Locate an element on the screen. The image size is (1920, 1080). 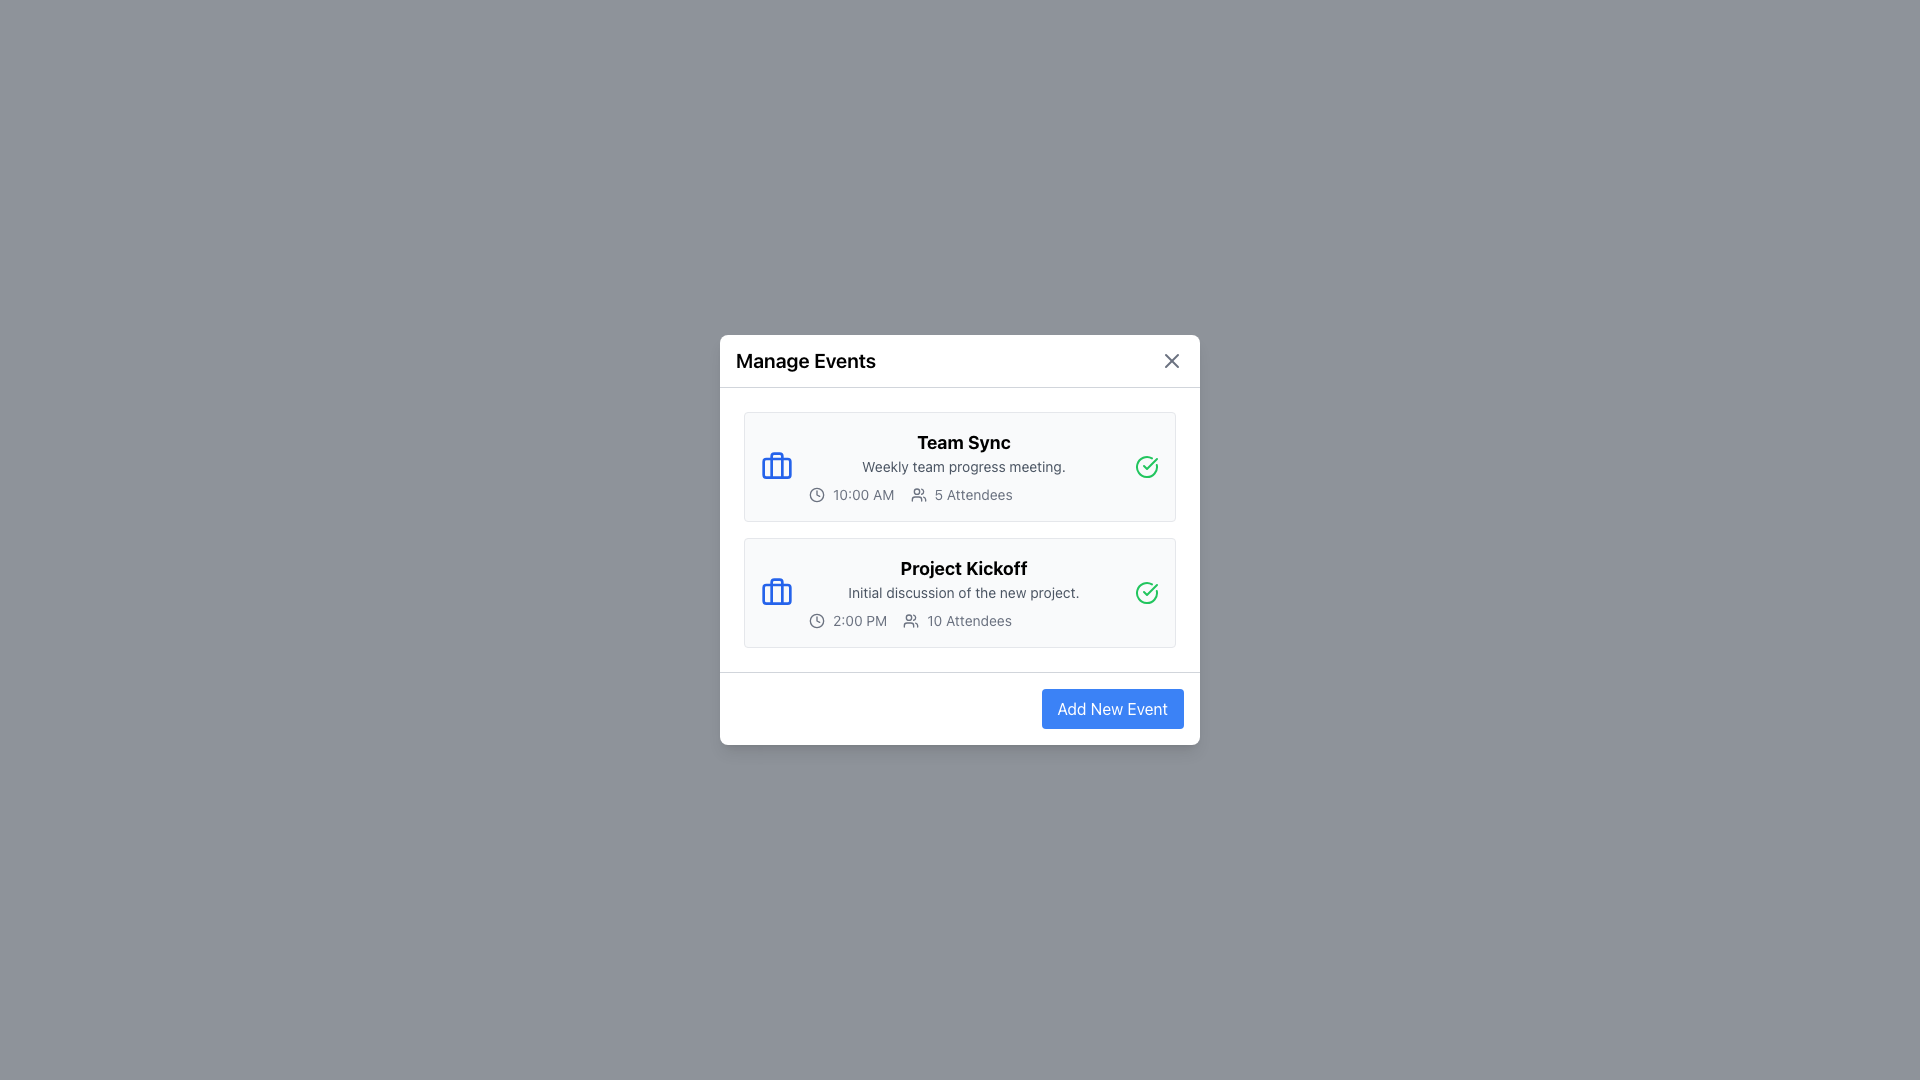
the rectangular button with a blue background and white text reading 'Add New Event' located at the bottom-right corner of the 'Manage Events' modal to initiate the 'Add New Event' action is located at coordinates (1111, 708).